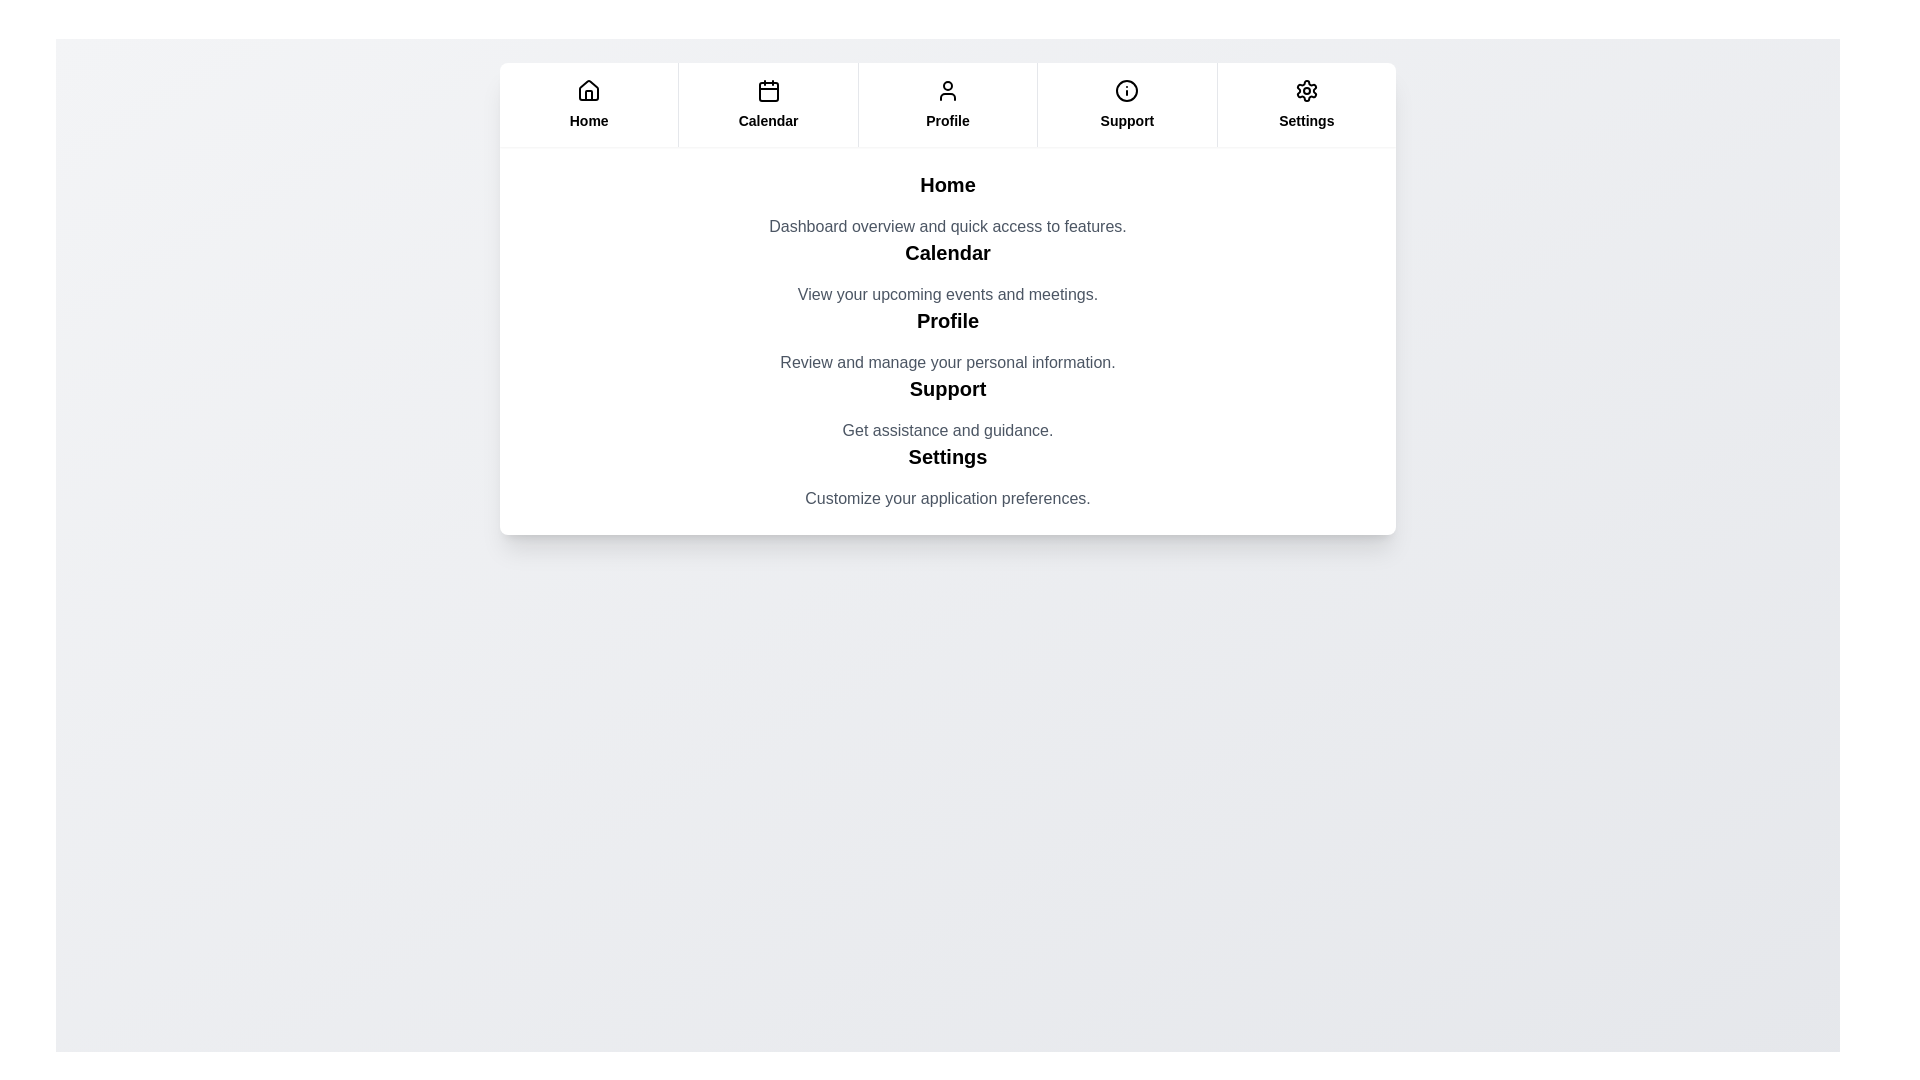  Describe the element at coordinates (947, 389) in the screenshot. I see `the bold 'Support' text header, which is visually distinct due to its larger font size and bold styling, positioned centrally in the visible area` at that location.